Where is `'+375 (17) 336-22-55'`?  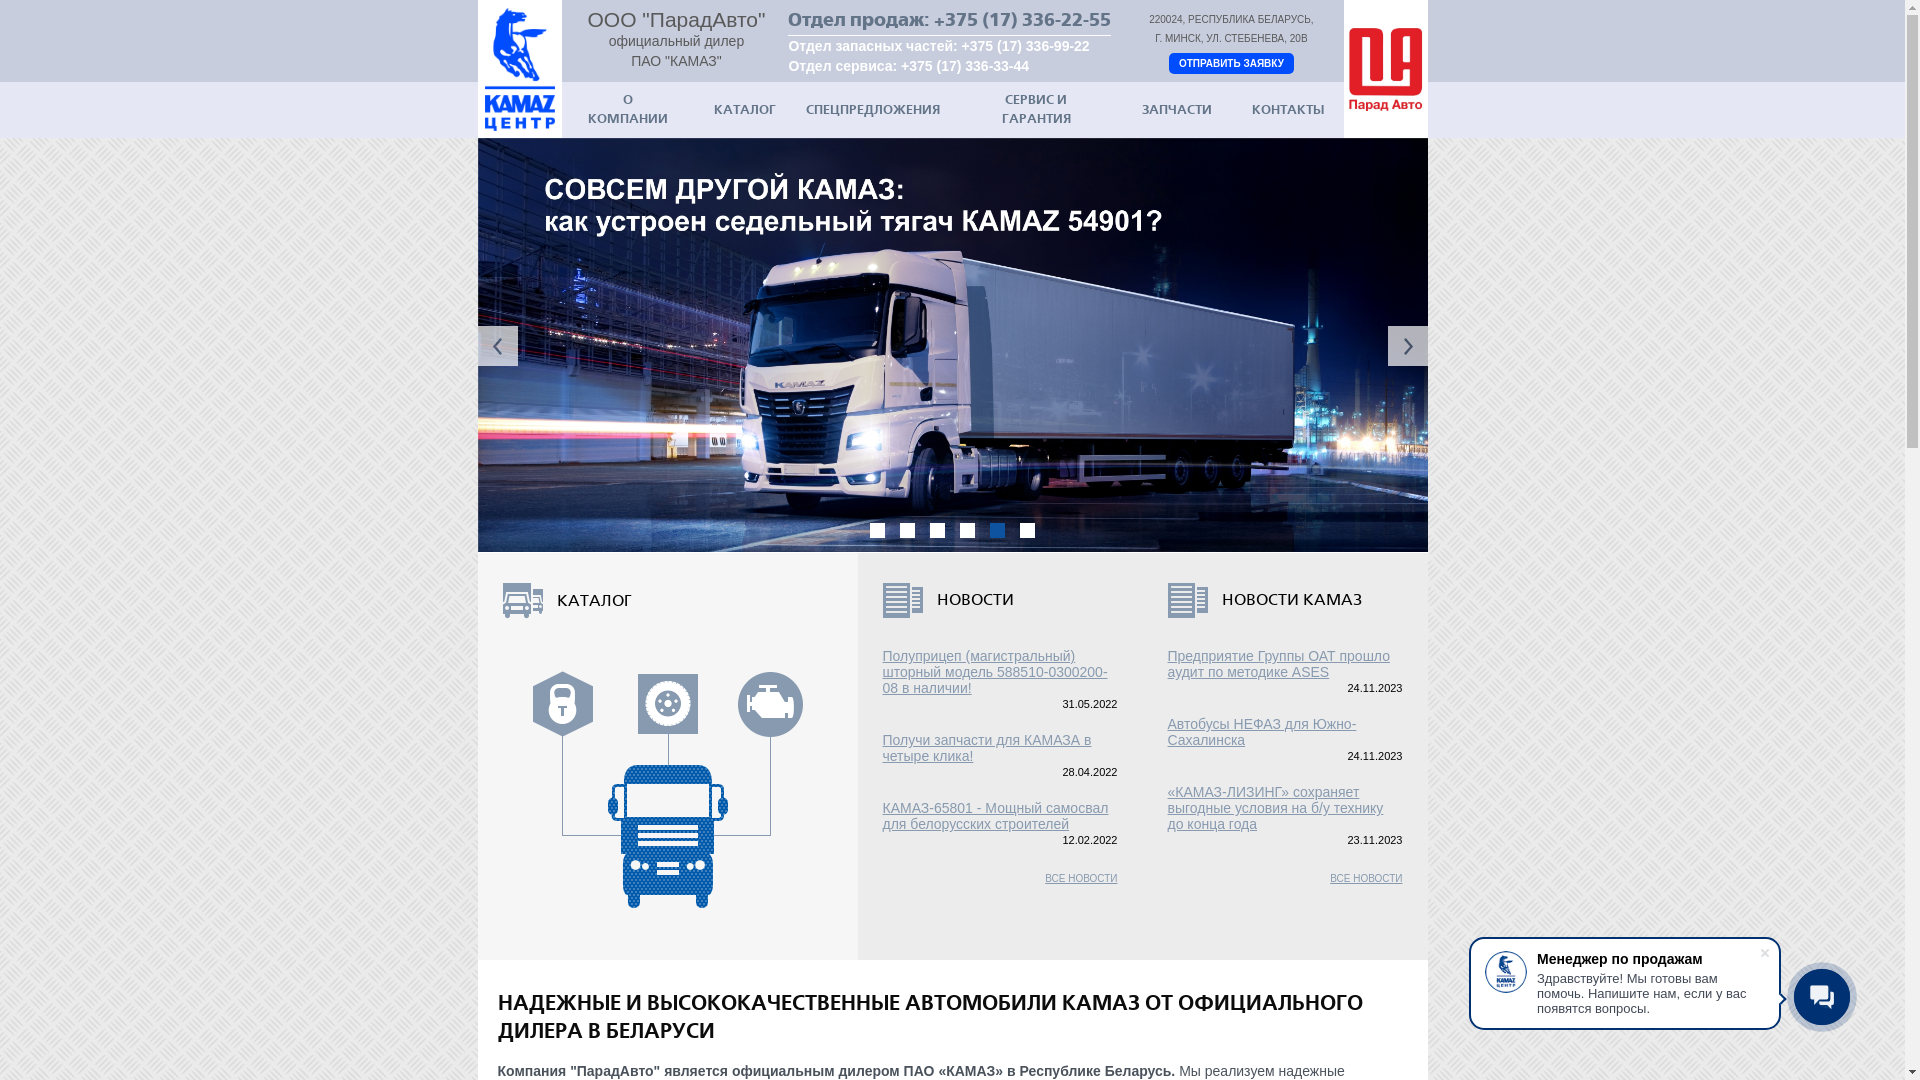 '+375 (17) 336-22-55' is located at coordinates (1022, 19).